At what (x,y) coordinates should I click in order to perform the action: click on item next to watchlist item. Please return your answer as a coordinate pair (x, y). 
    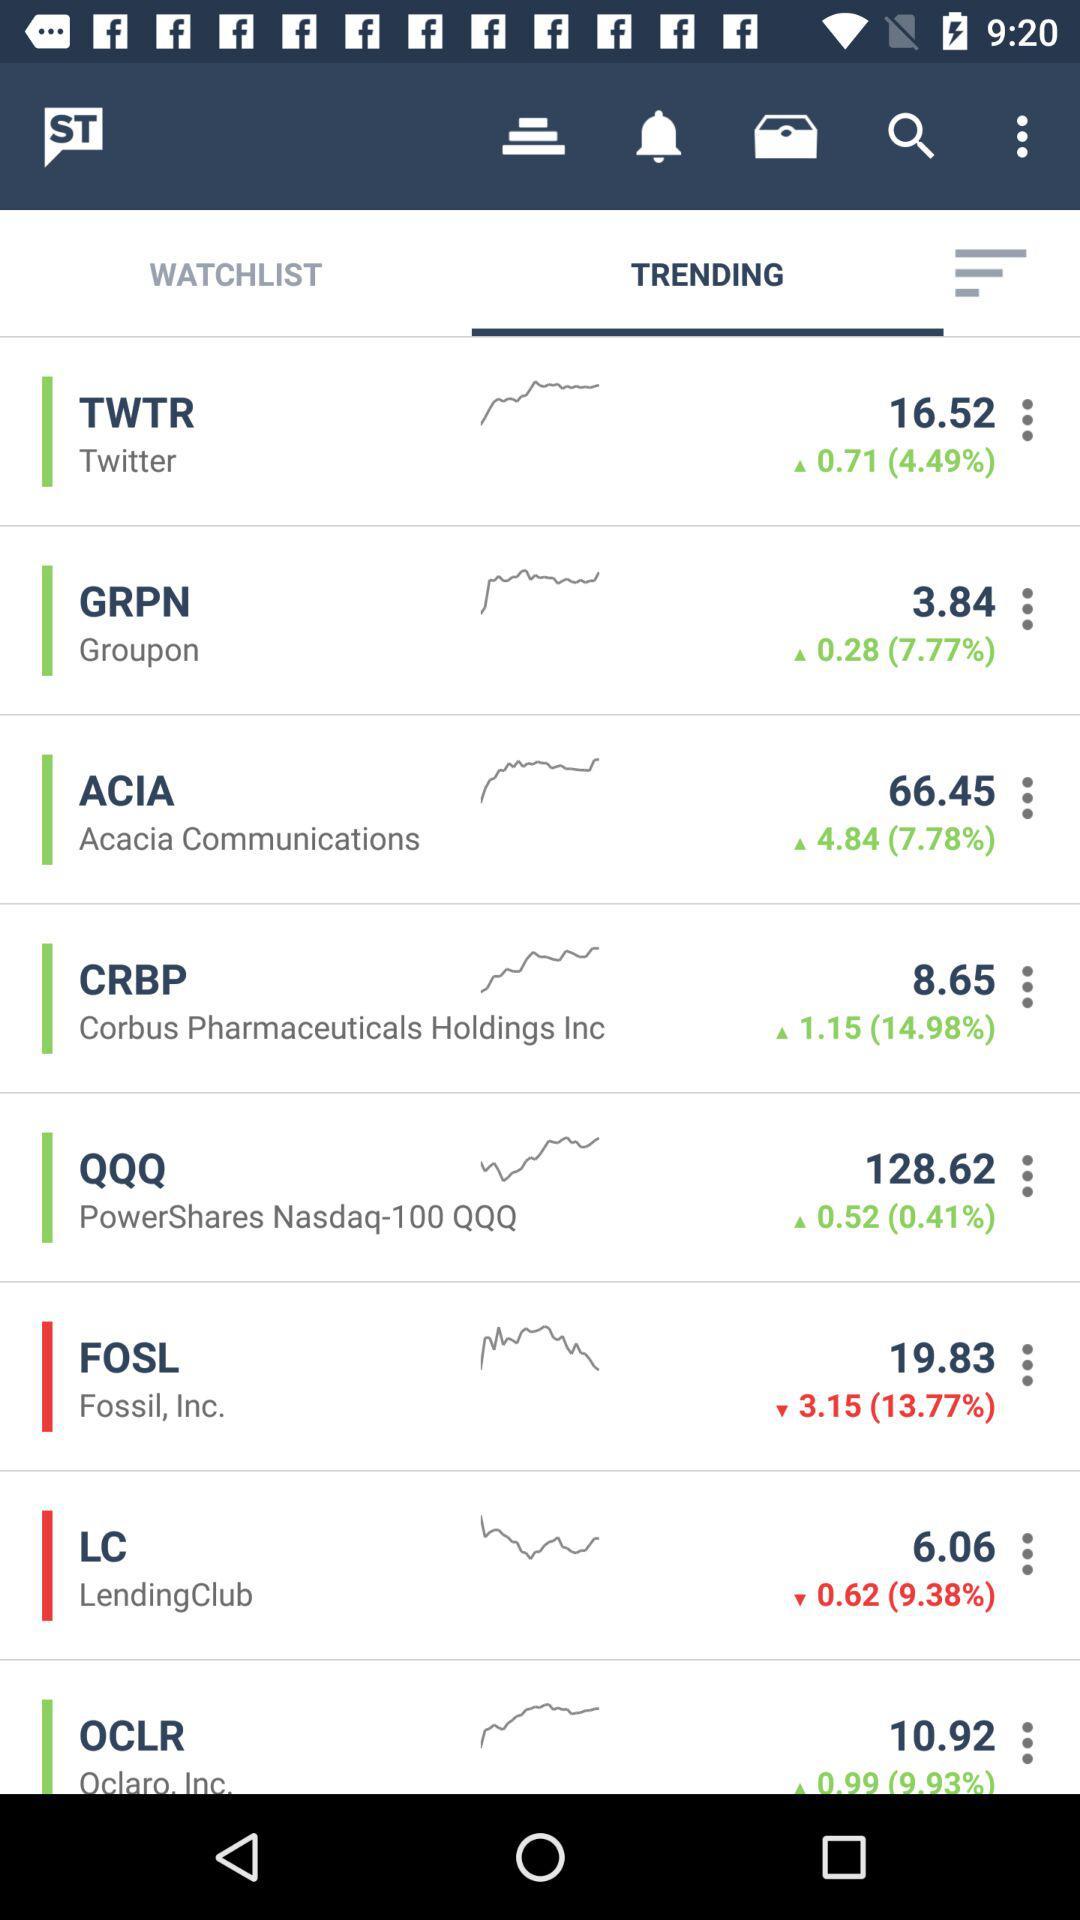
    Looking at the image, I should click on (532, 135).